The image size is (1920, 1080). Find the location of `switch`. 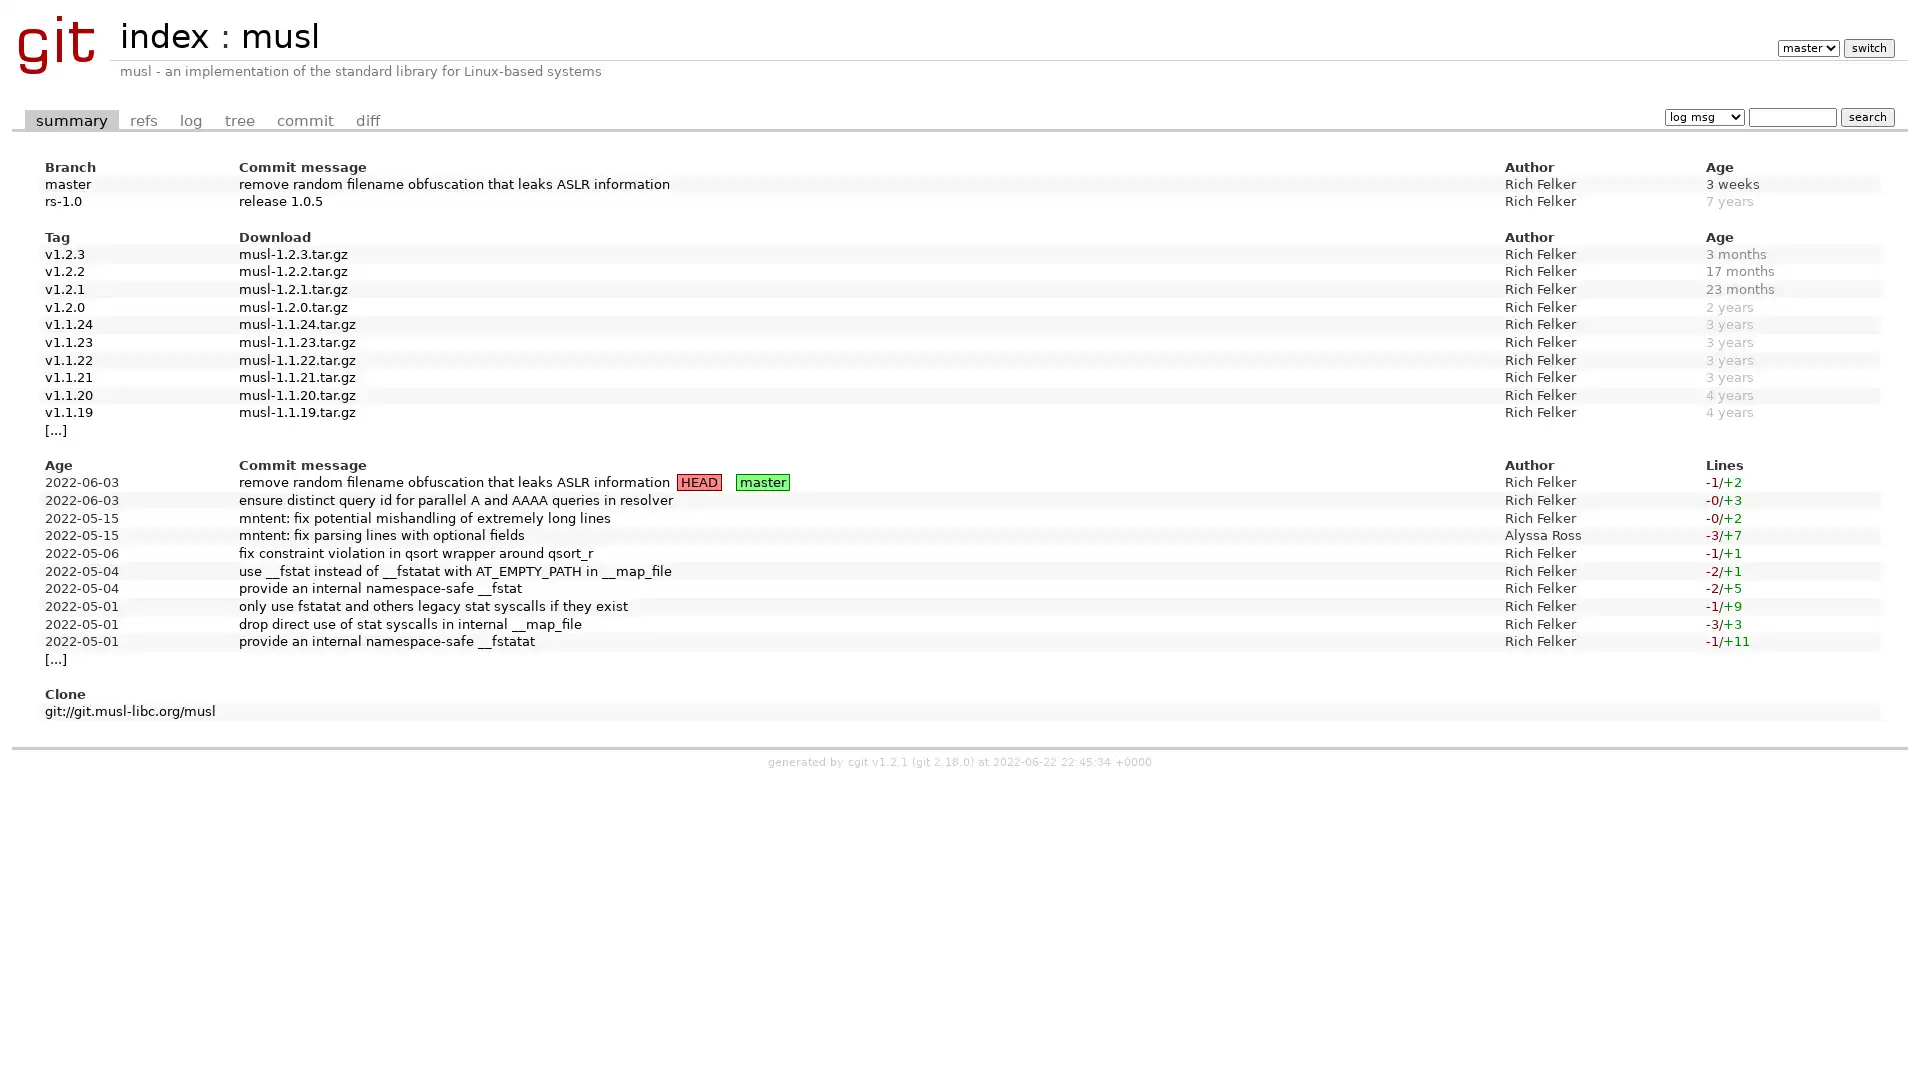

switch is located at coordinates (1867, 47).